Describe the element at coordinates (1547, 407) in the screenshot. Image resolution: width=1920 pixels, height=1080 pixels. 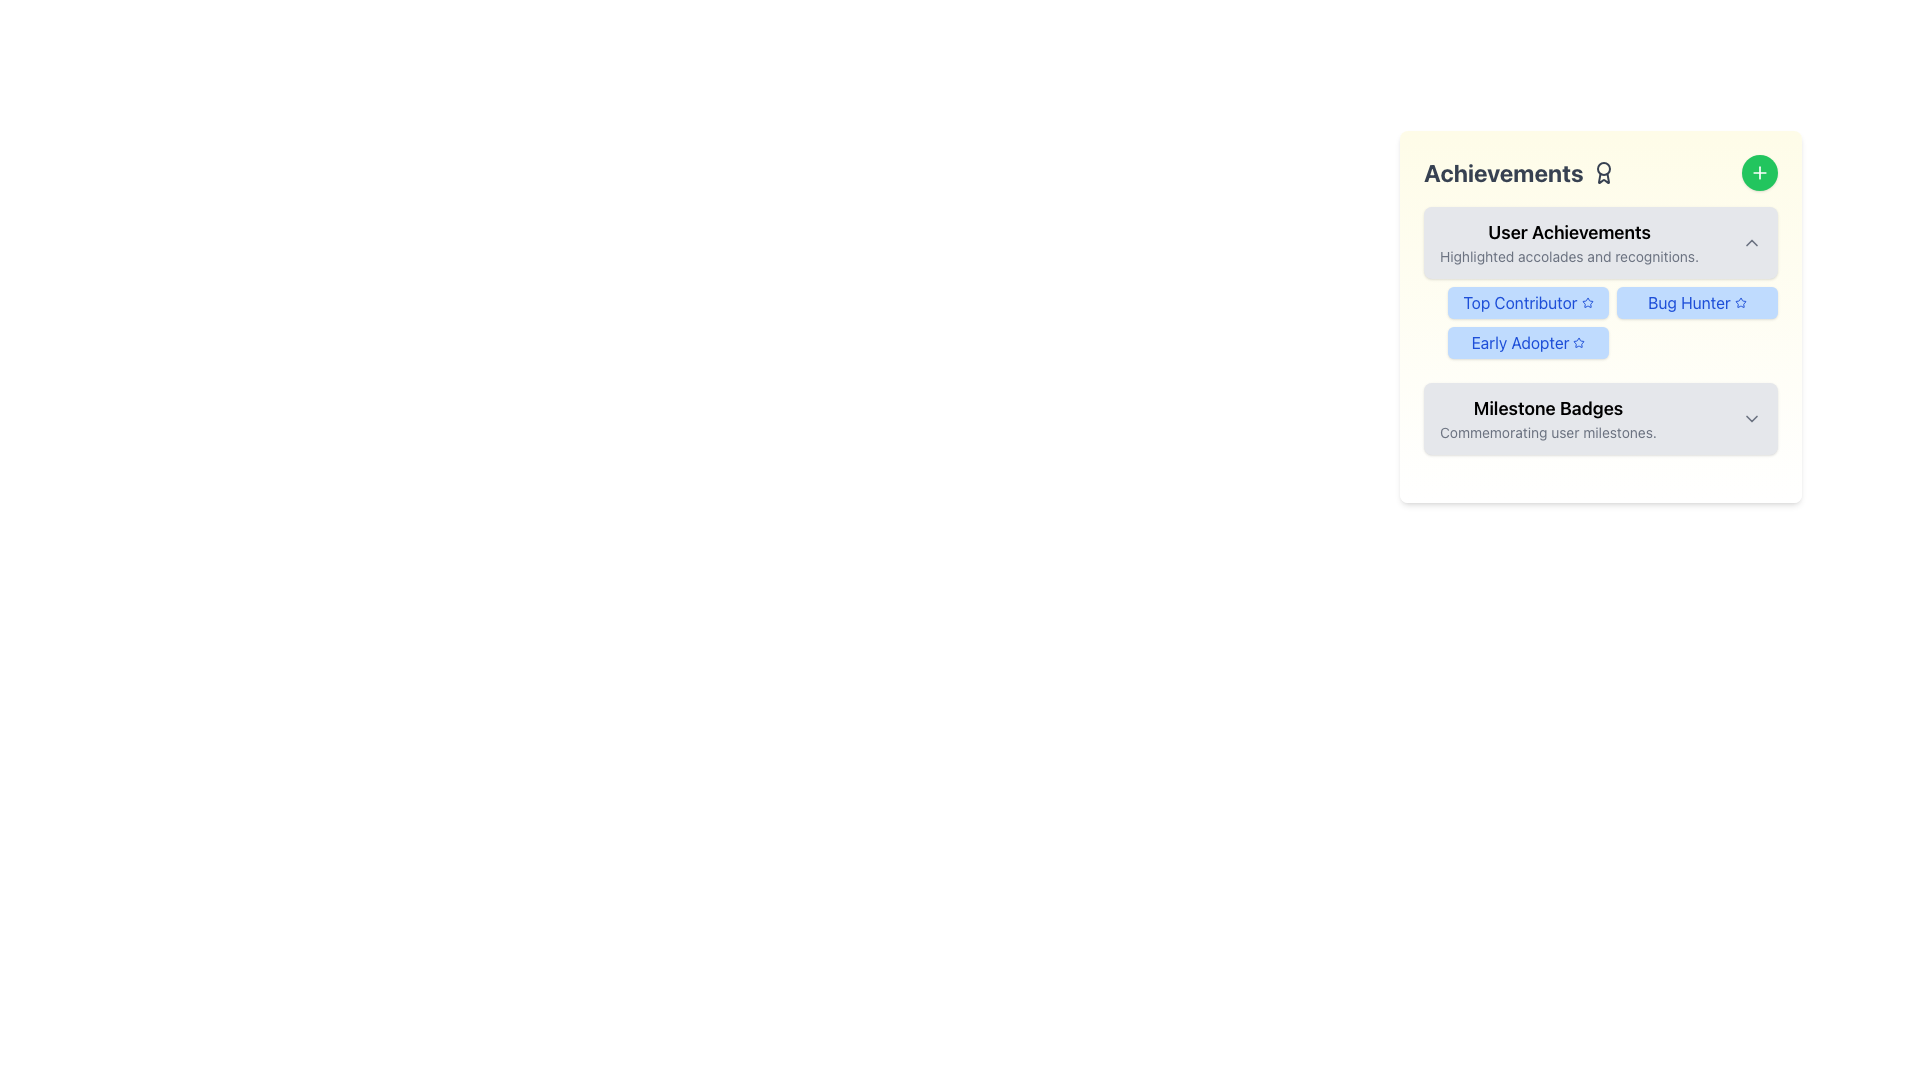
I see `the 'Milestone Badges' text label, which is a bold and larger black font located in the bottom section of the 'Achievements' interface` at that location.